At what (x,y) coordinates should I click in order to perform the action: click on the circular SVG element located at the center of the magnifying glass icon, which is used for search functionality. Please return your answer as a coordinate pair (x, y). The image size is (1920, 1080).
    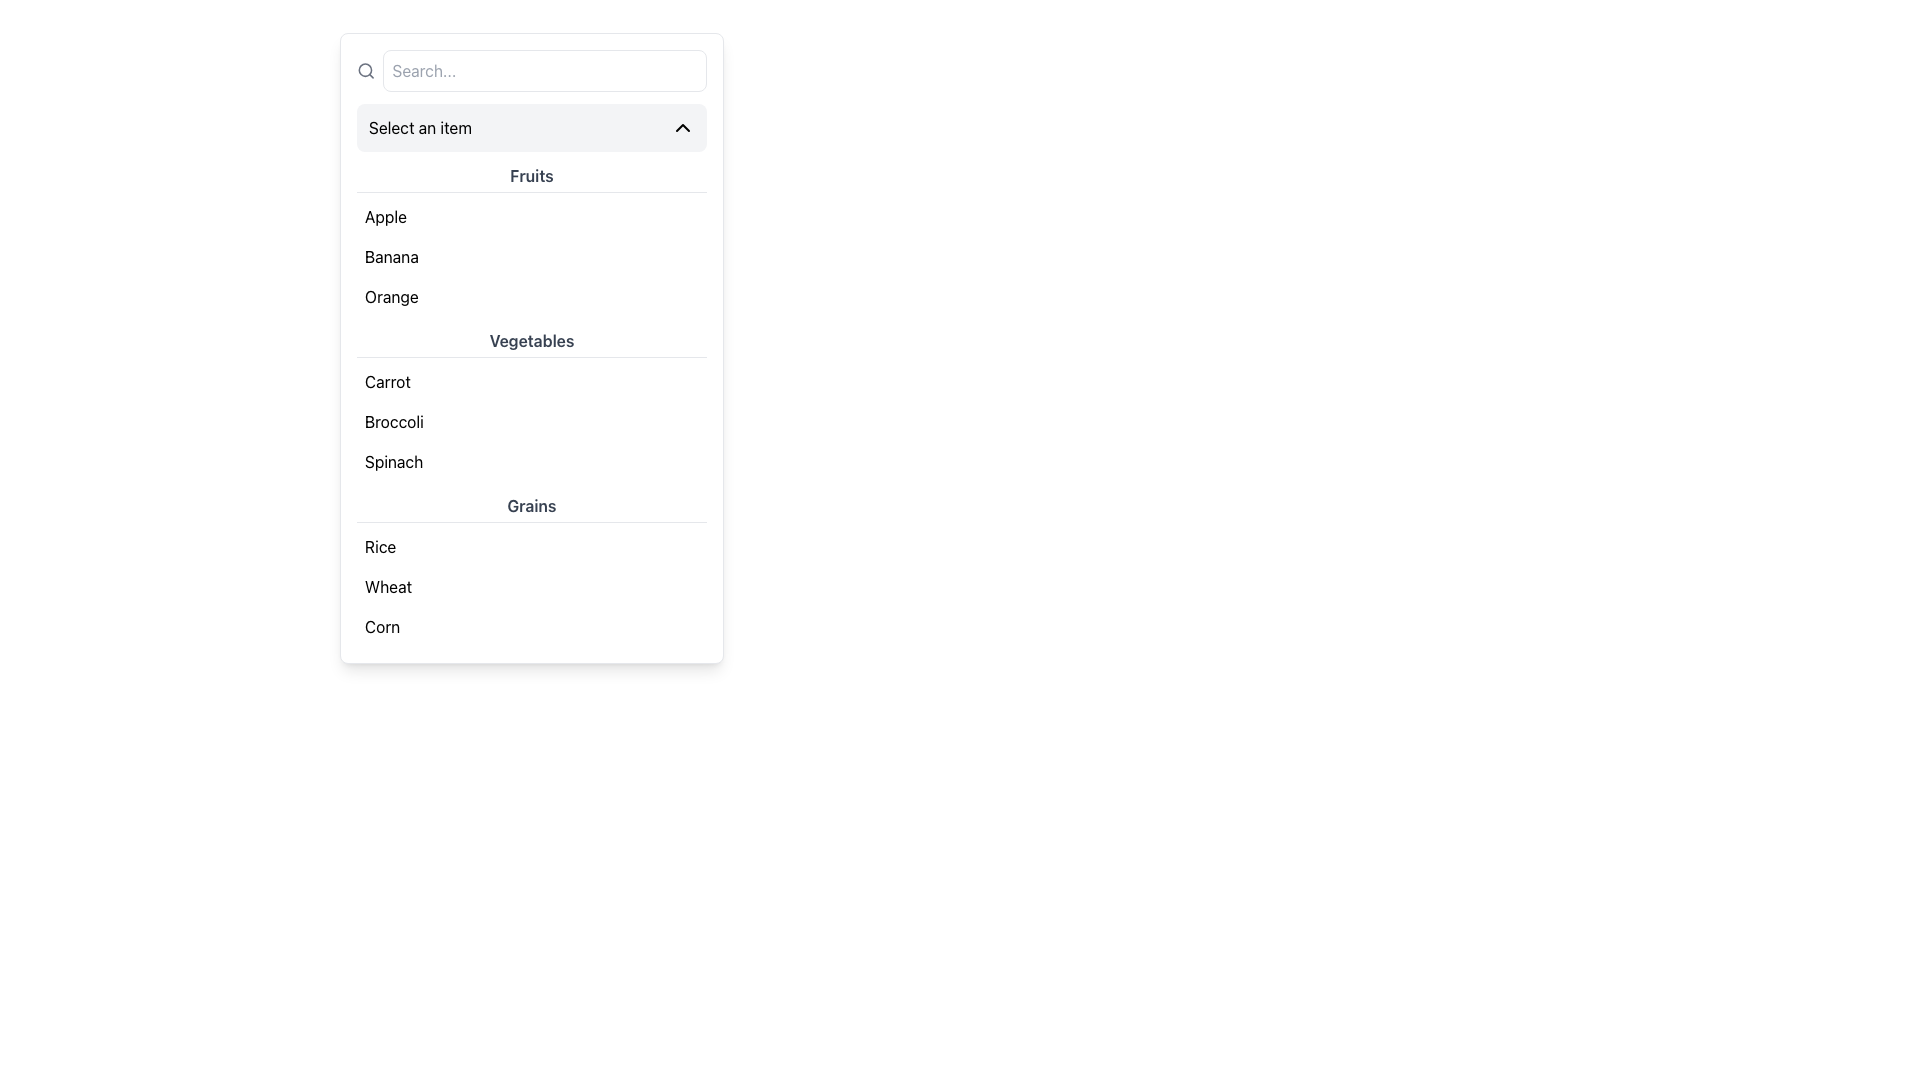
    Looking at the image, I should click on (365, 69).